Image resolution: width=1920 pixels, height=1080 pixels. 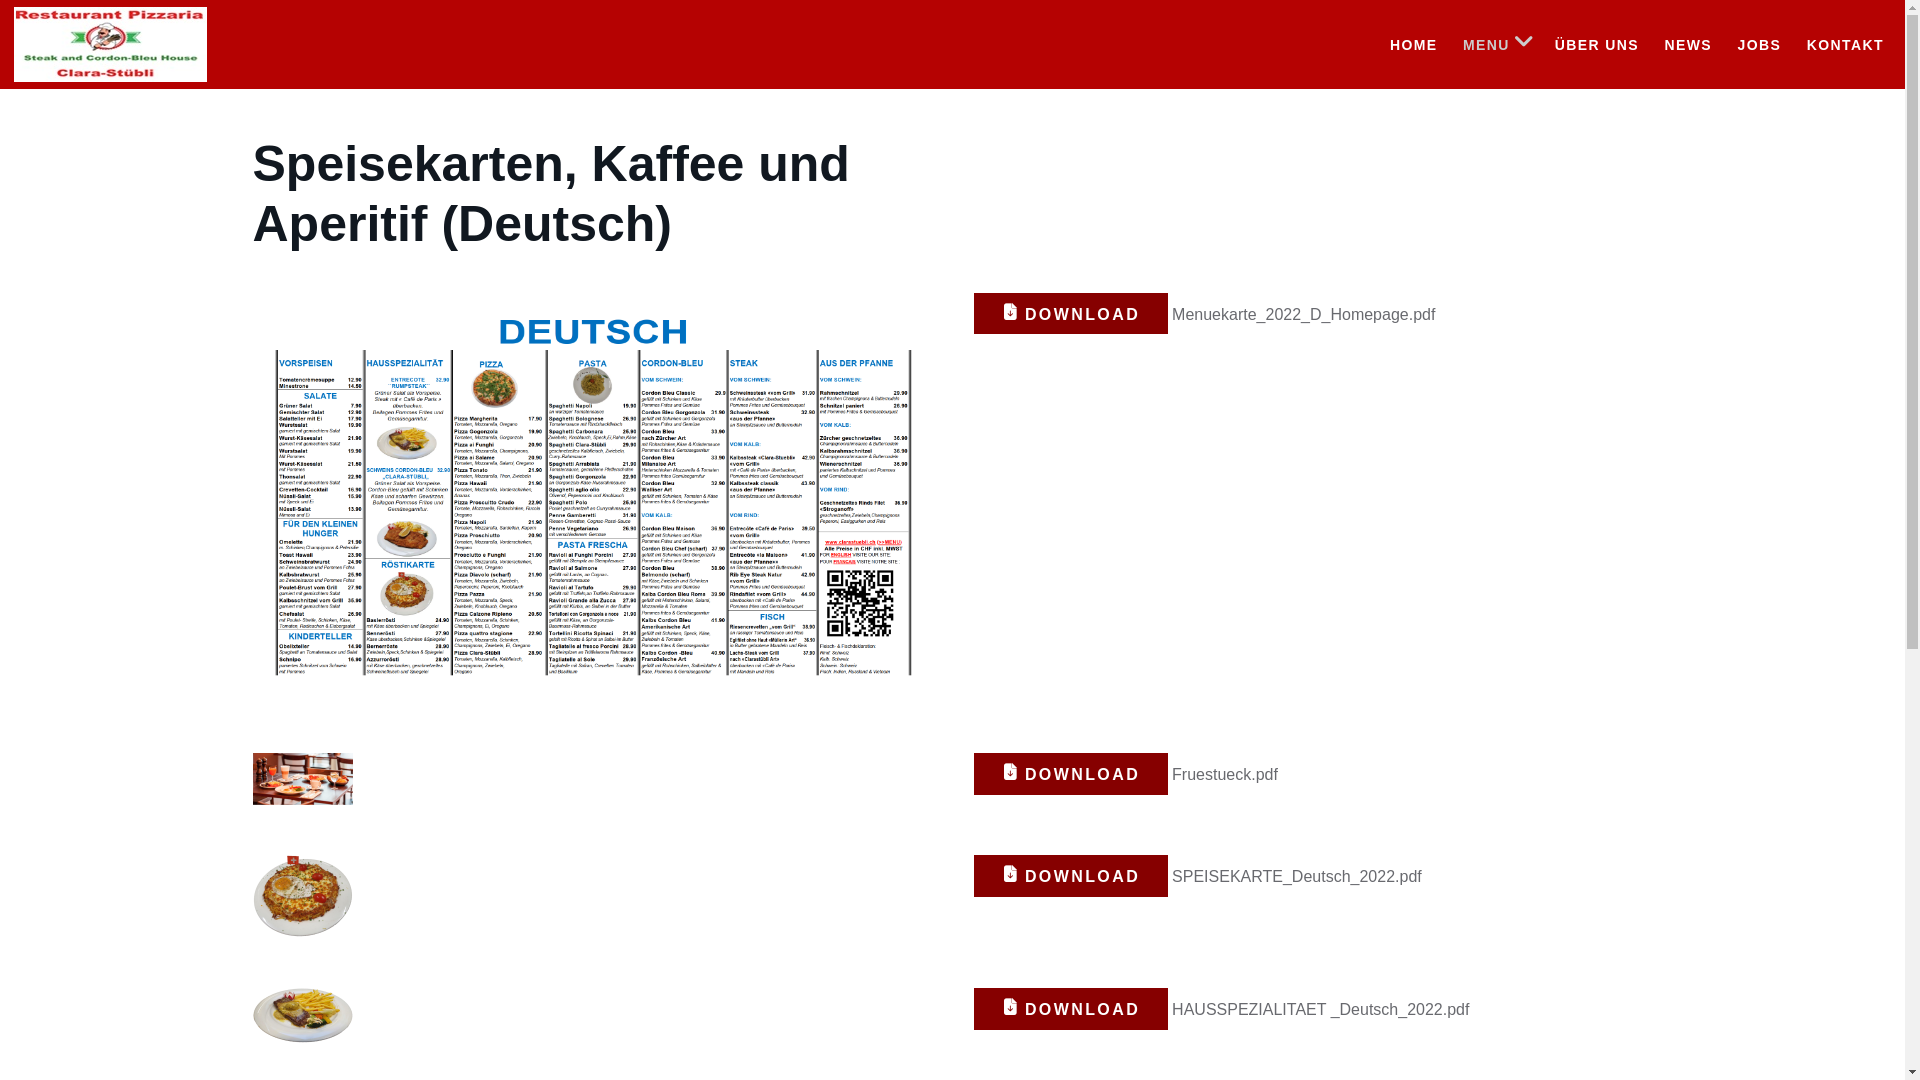 I want to click on 'JOBS', so click(x=1722, y=43).